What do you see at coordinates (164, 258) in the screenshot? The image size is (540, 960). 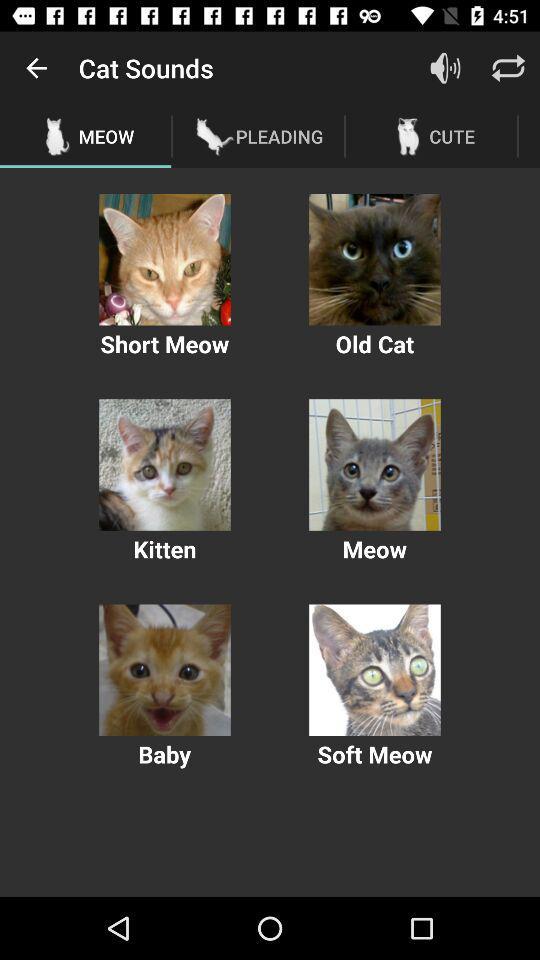 I see `short meow sound` at bounding box center [164, 258].